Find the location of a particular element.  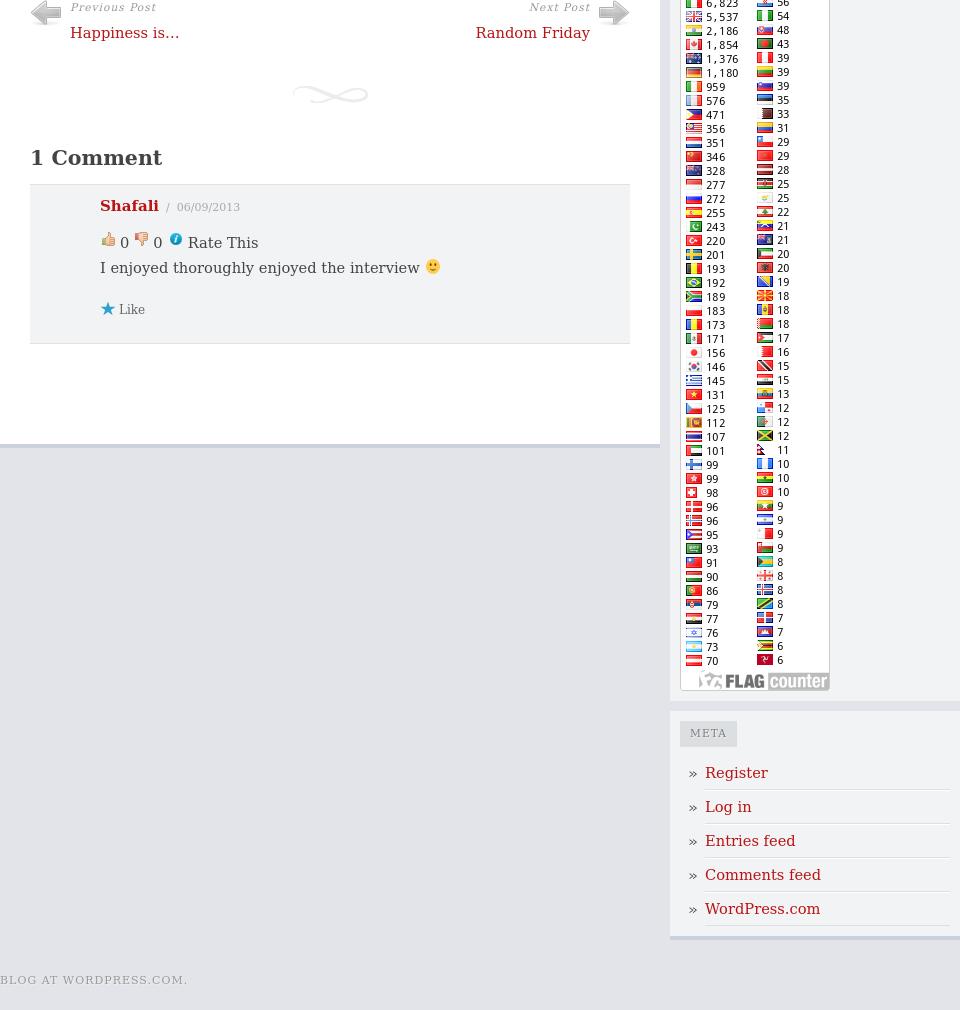

'1 Comment' is located at coordinates (96, 156).